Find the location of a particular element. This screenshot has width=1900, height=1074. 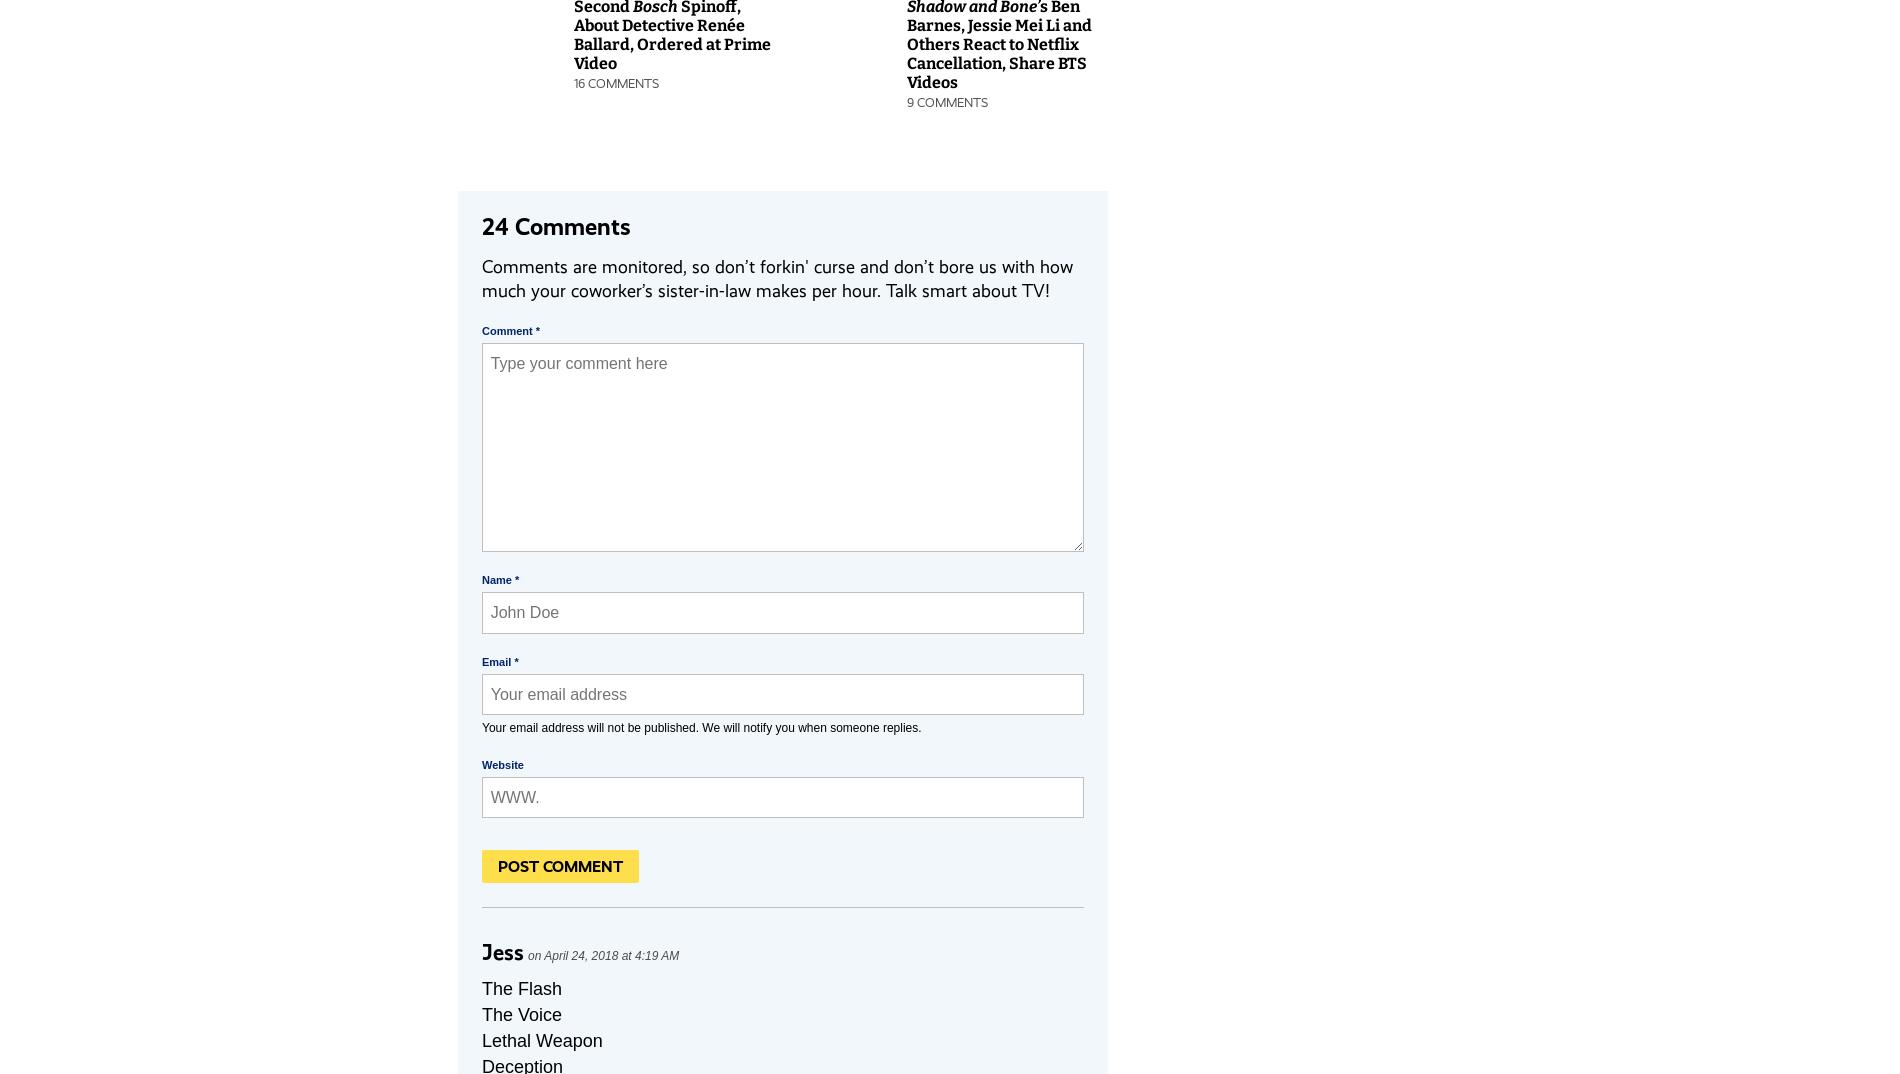

'24 Comments' is located at coordinates (556, 225).